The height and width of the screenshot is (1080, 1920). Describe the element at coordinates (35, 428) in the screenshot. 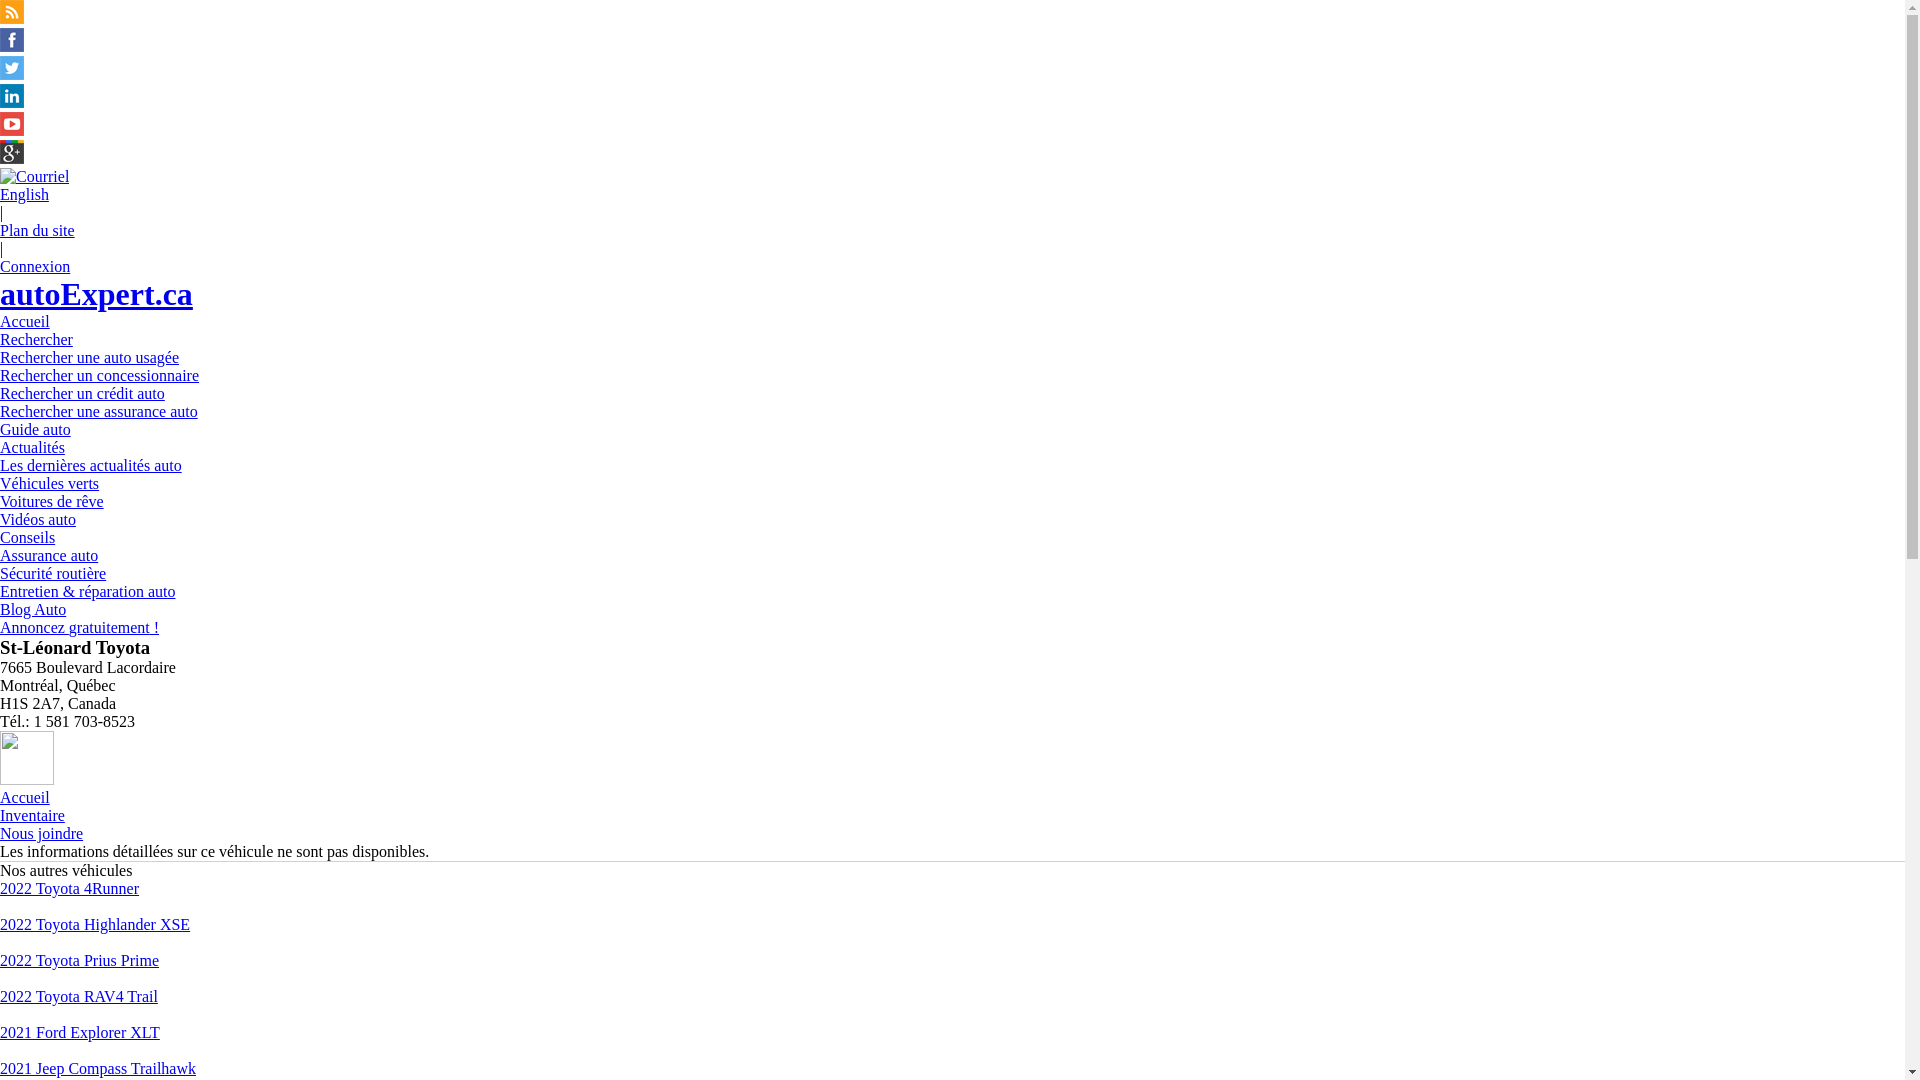

I see `'Guide auto'` at that location.